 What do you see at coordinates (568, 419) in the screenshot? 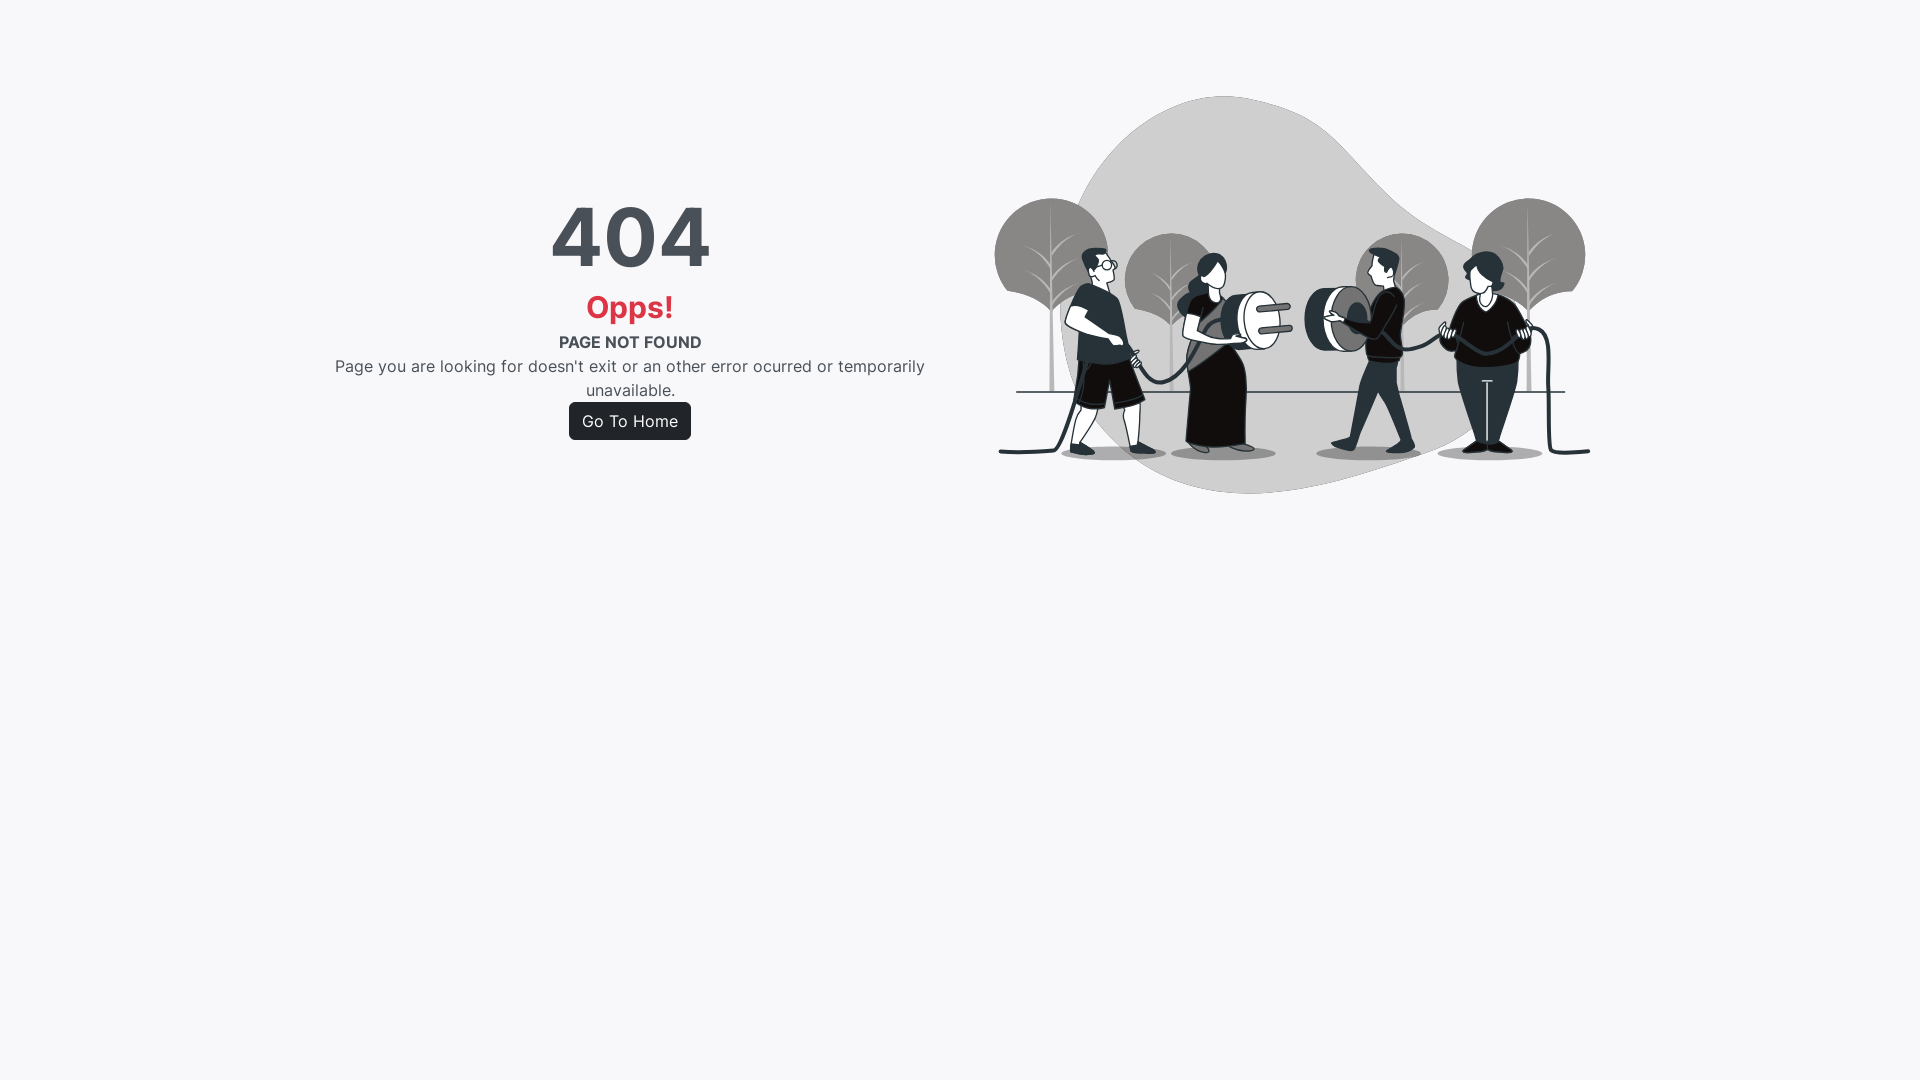
I see `'Go To Home'` at bounding box center [568, 419].